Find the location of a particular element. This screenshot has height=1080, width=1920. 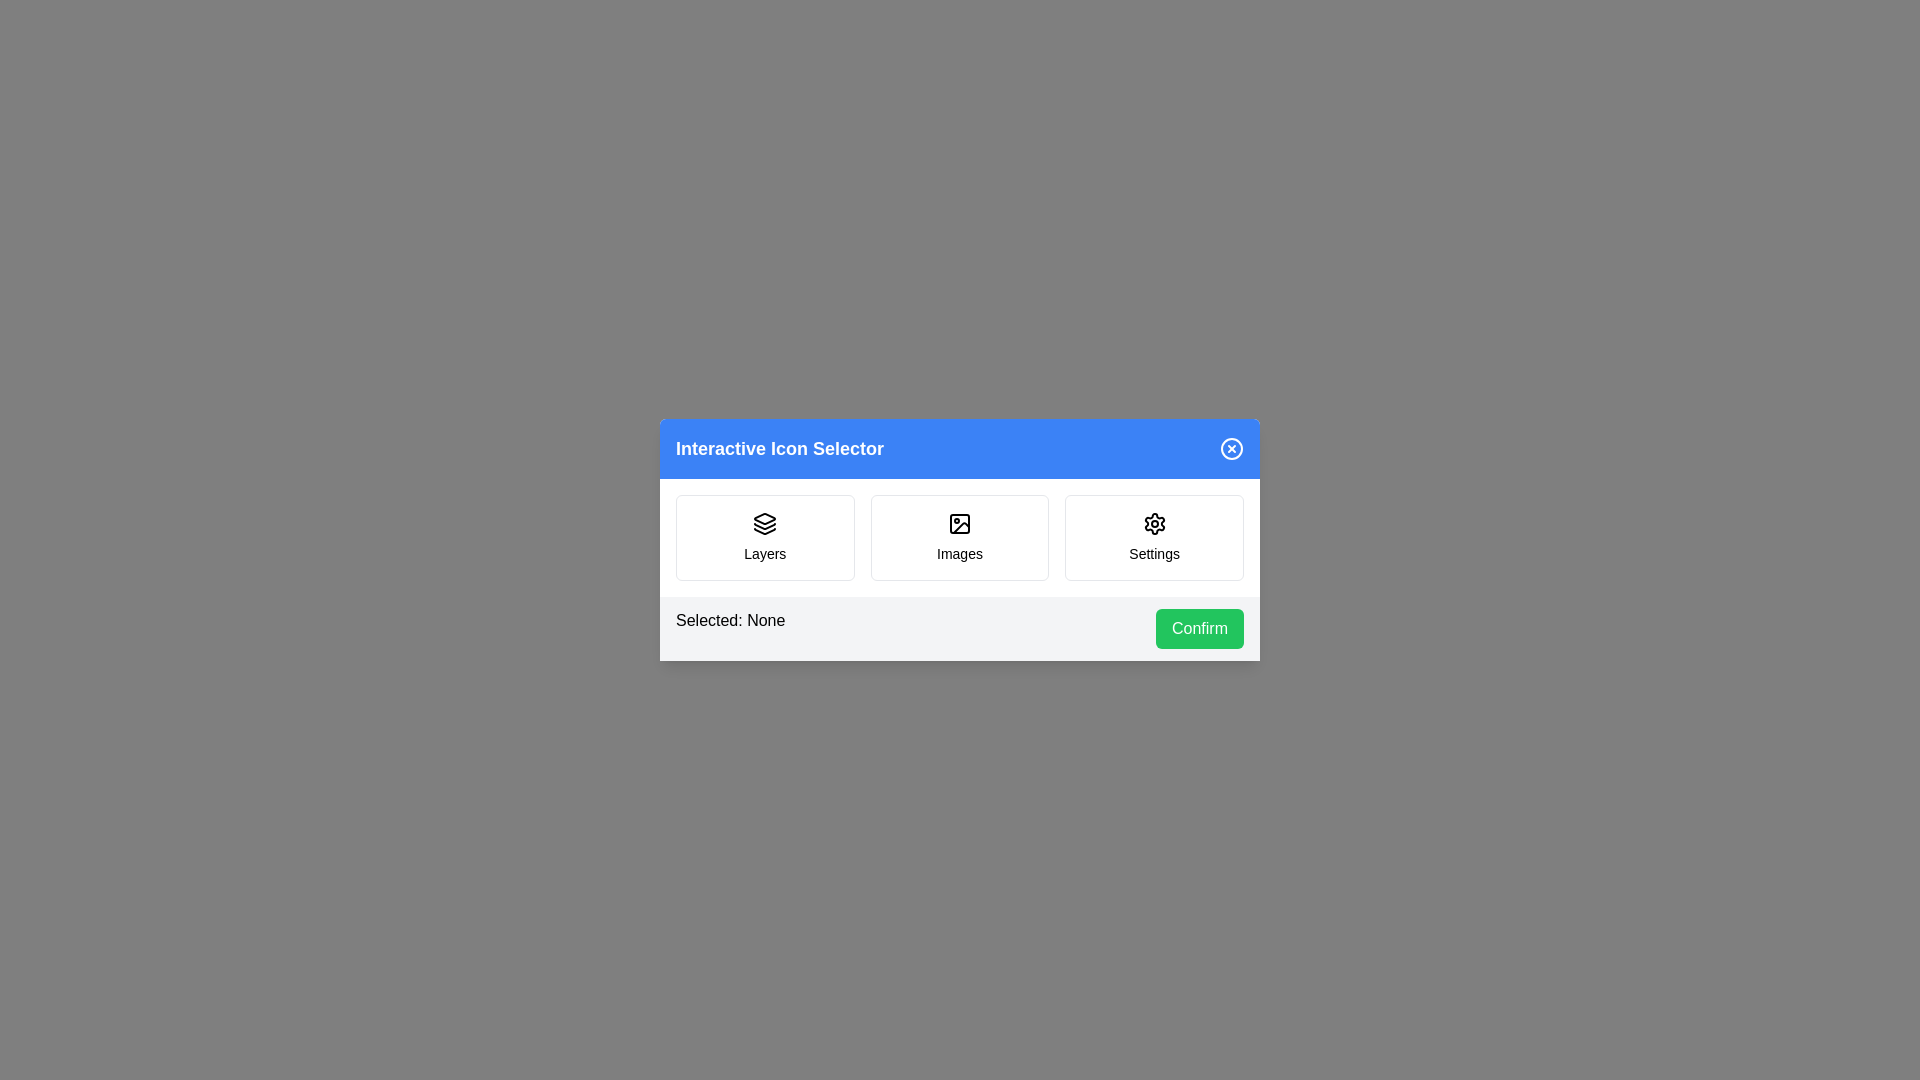

the icon Images by clicking on it is located at coordinates (960, 536).